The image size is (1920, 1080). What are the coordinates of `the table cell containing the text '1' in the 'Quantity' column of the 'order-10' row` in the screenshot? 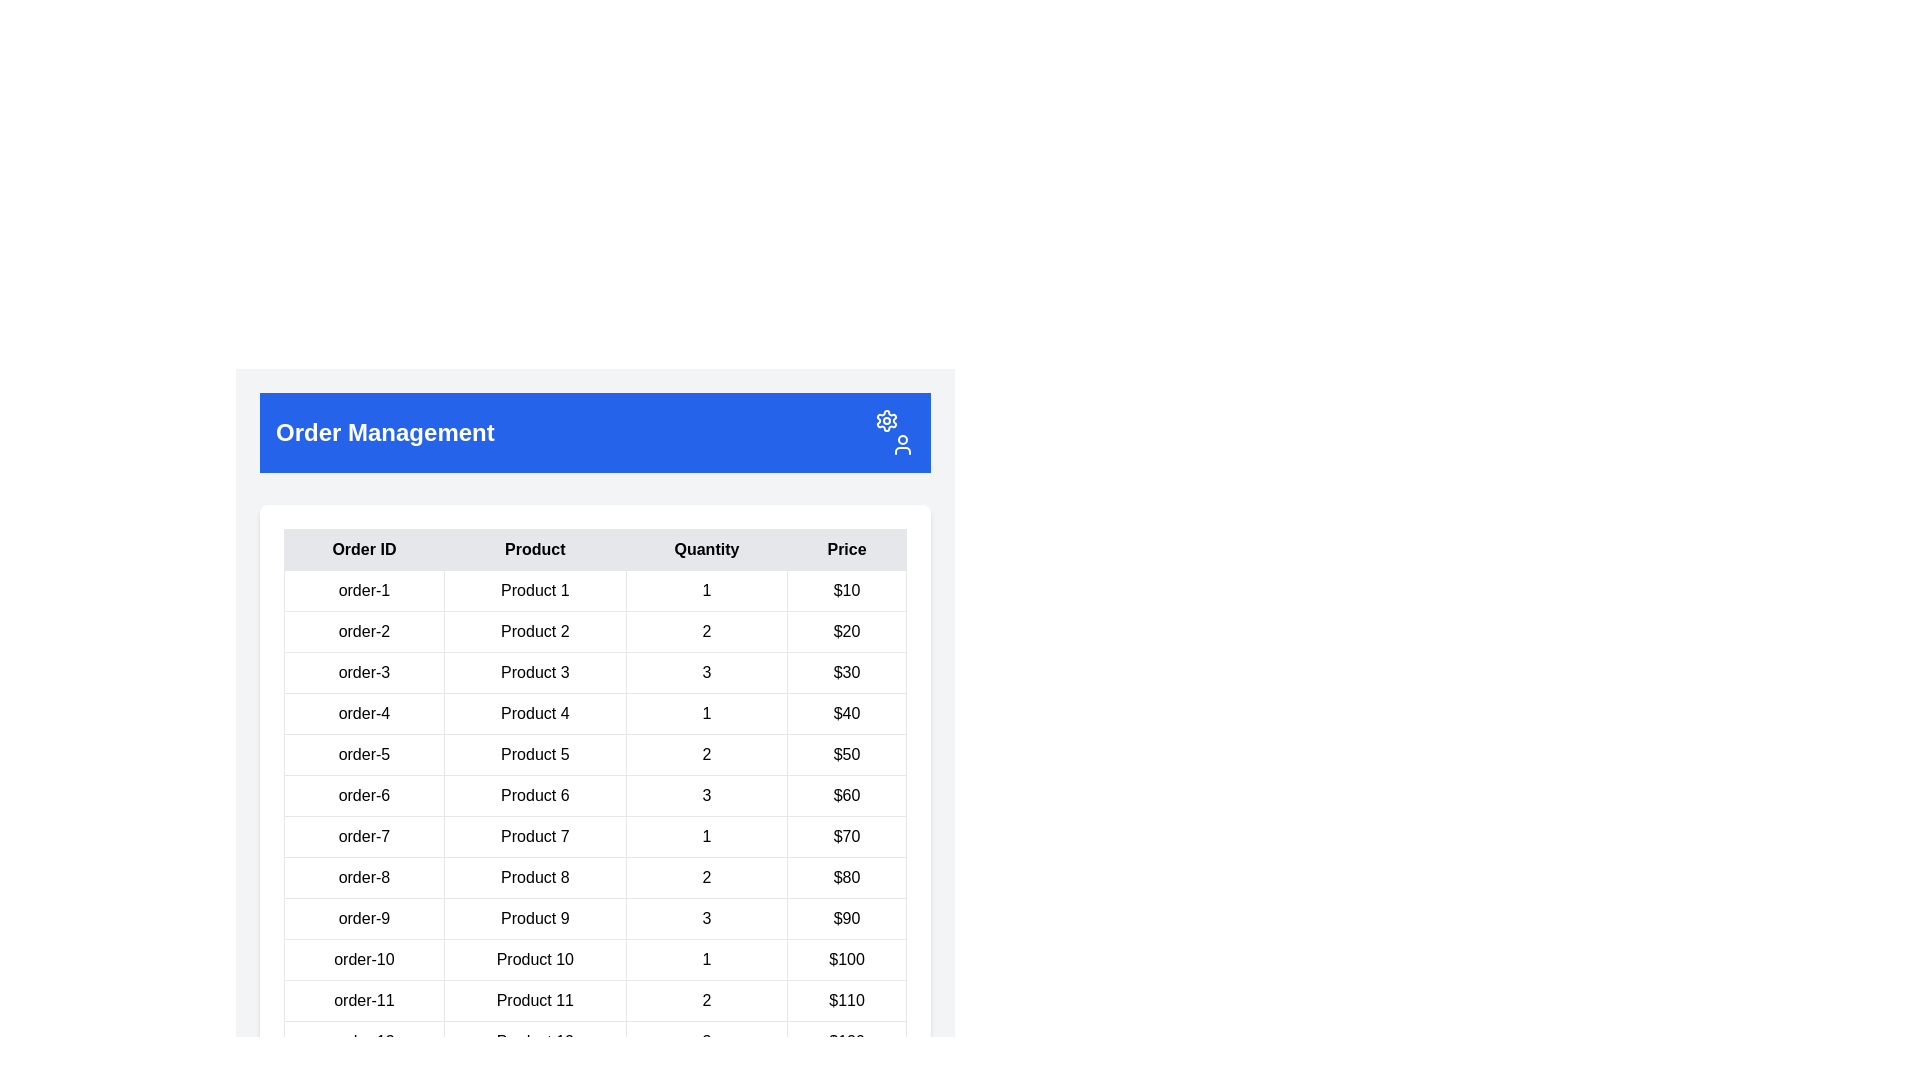 It's located at (706, 959).